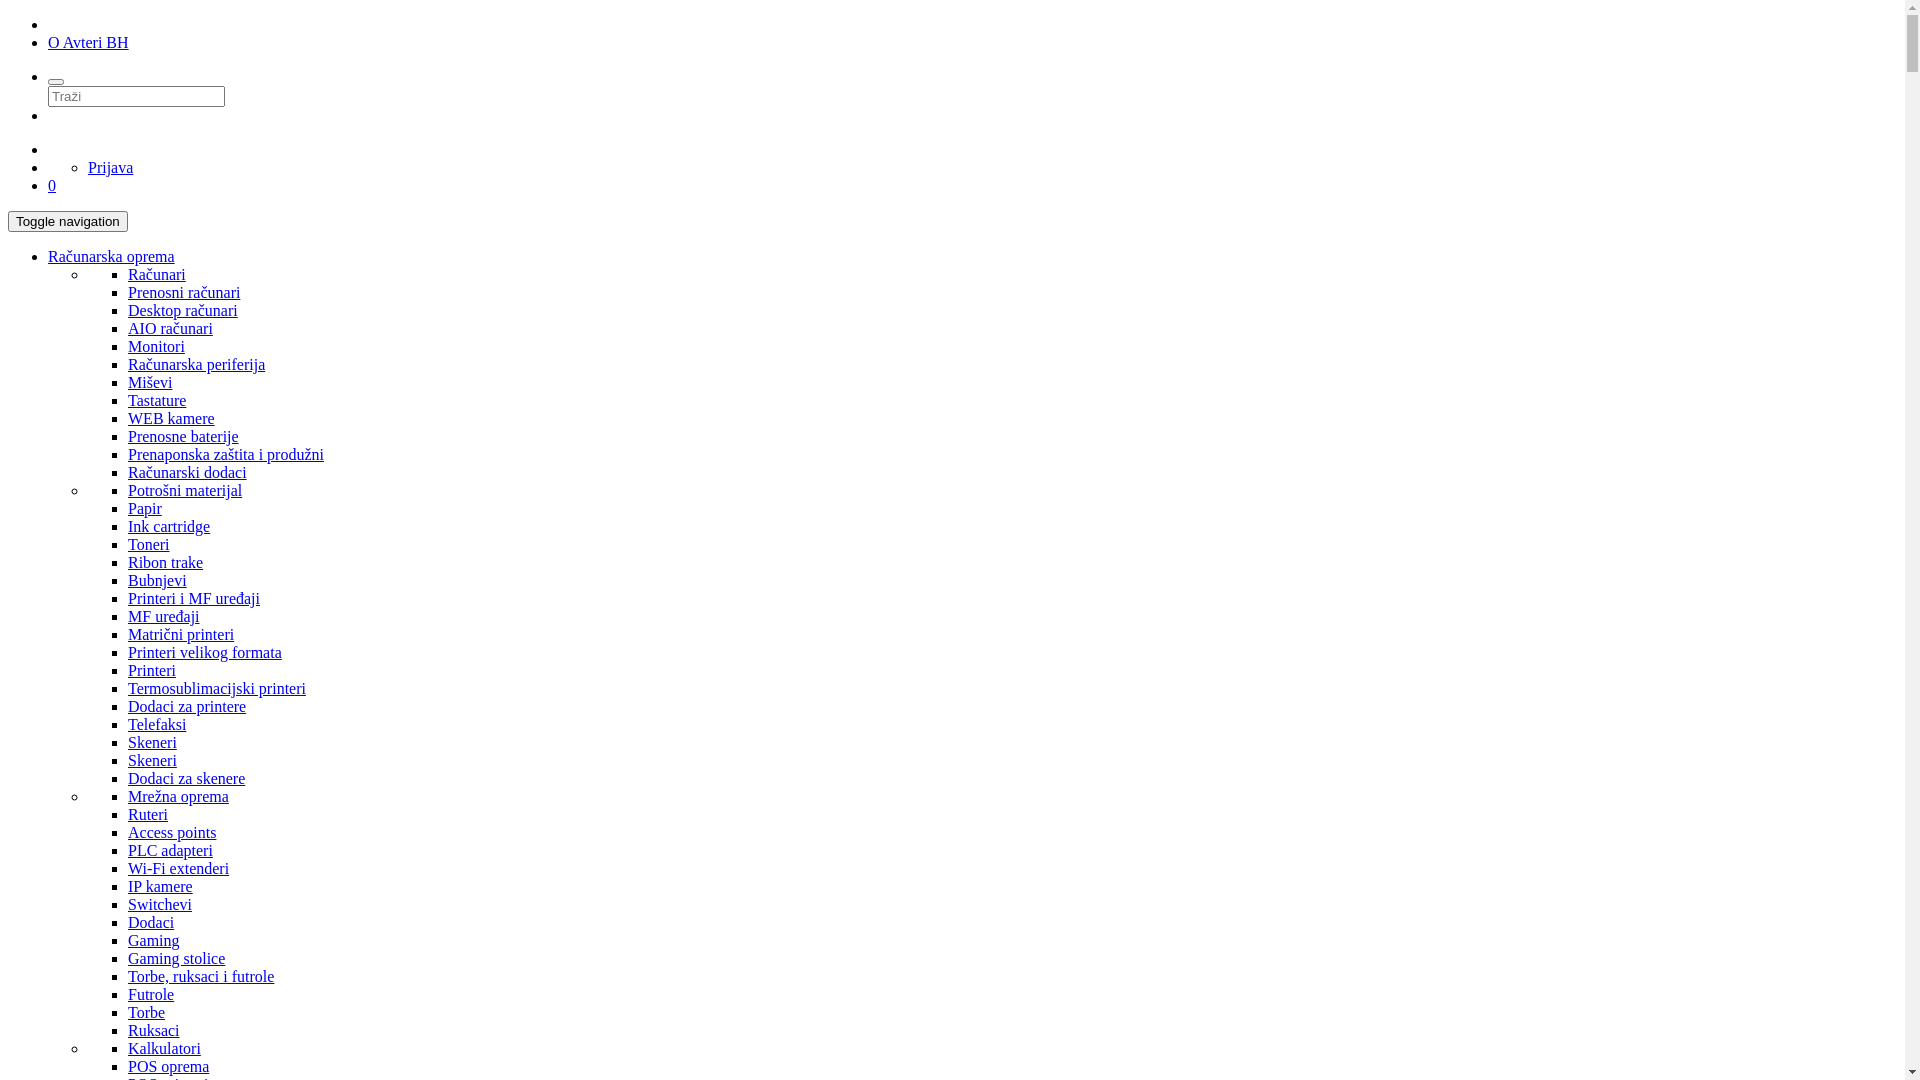 The height and width of the screenshot is (1080, 1920). I want to click on 'Termosublimacijski printeri', so click(216, 687).